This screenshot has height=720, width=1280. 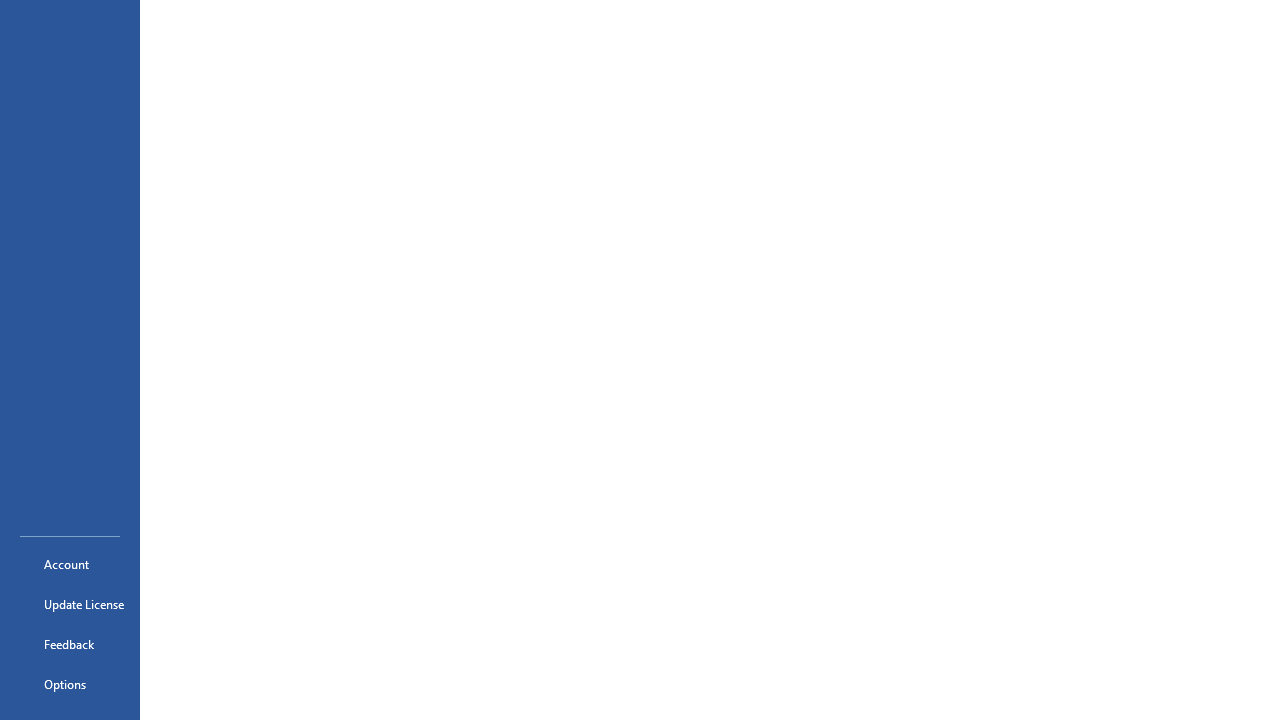 What do you see at coordinates (69, 683) in the screenshot?
I see `'Options'` at bounding box center [69, 683].